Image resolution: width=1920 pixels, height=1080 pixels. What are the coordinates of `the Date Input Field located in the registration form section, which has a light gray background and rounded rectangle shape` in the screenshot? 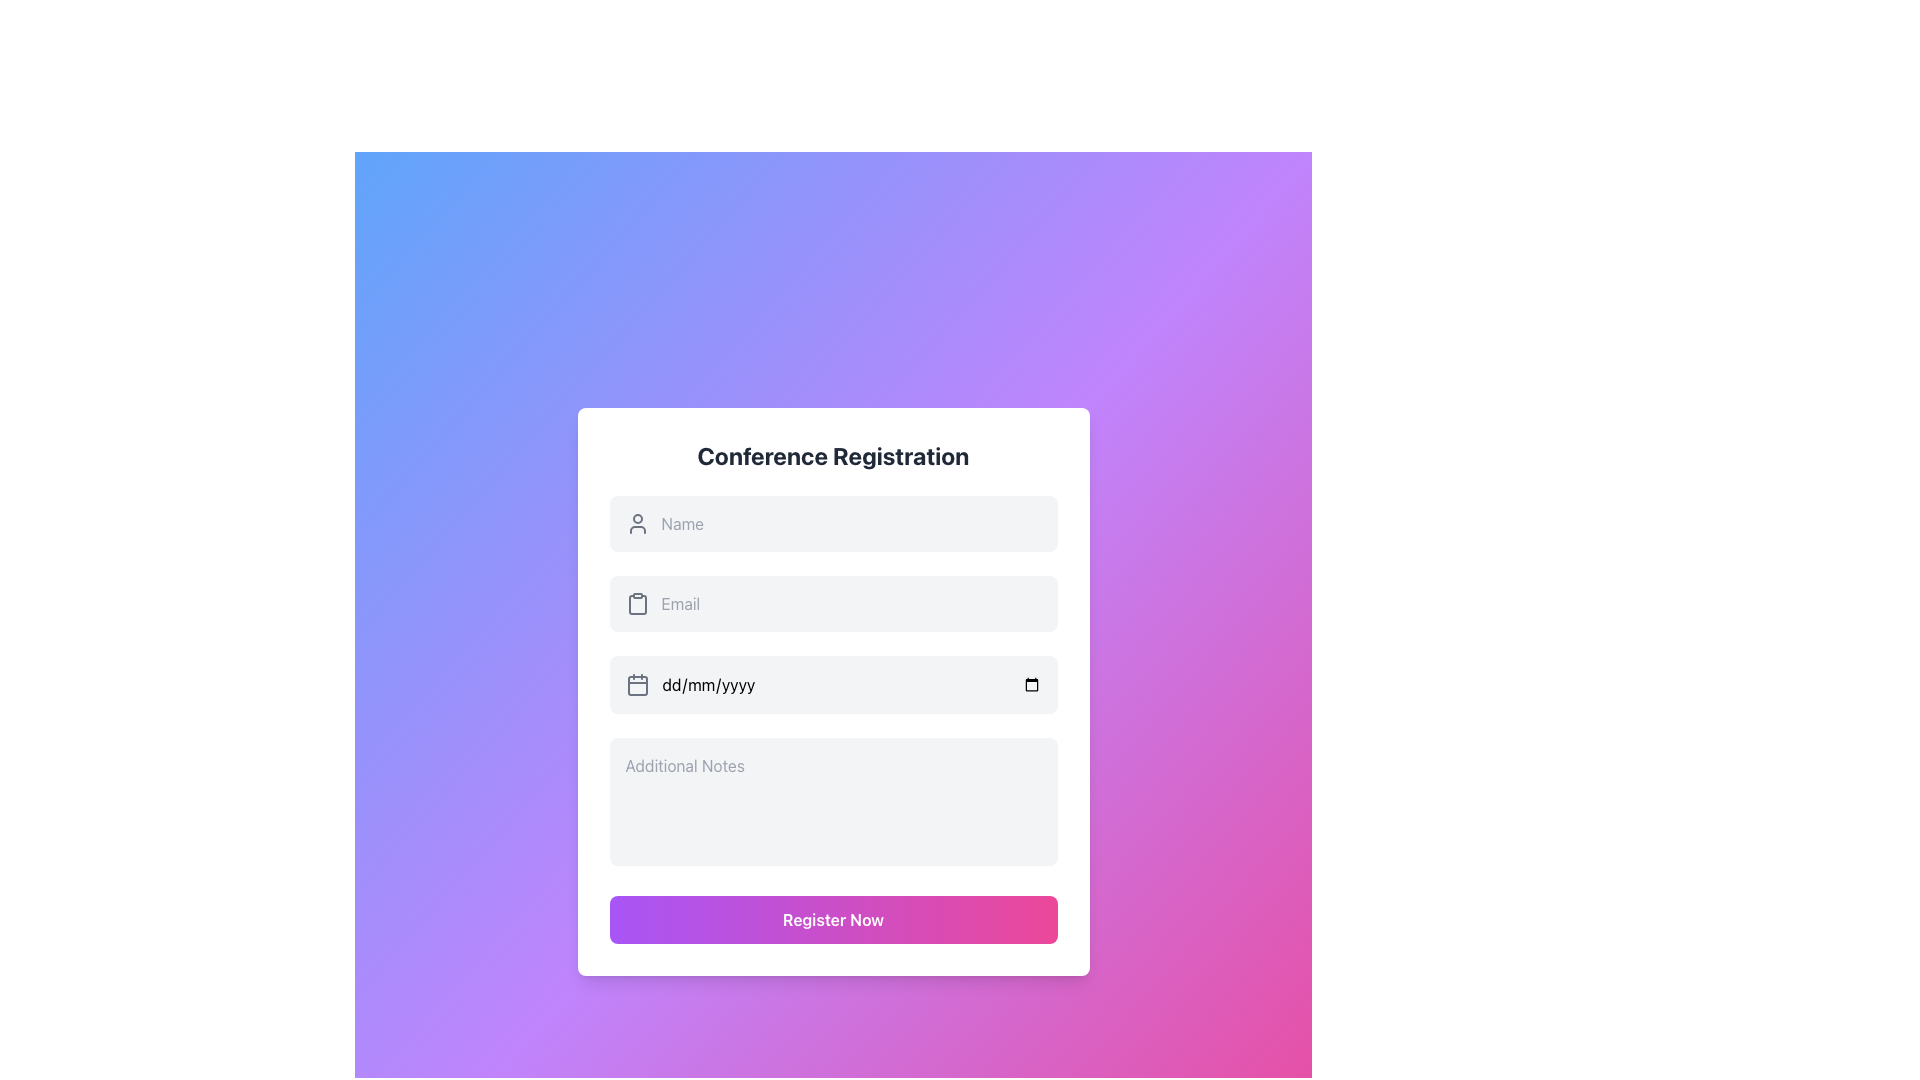 It's located at (833, 684).